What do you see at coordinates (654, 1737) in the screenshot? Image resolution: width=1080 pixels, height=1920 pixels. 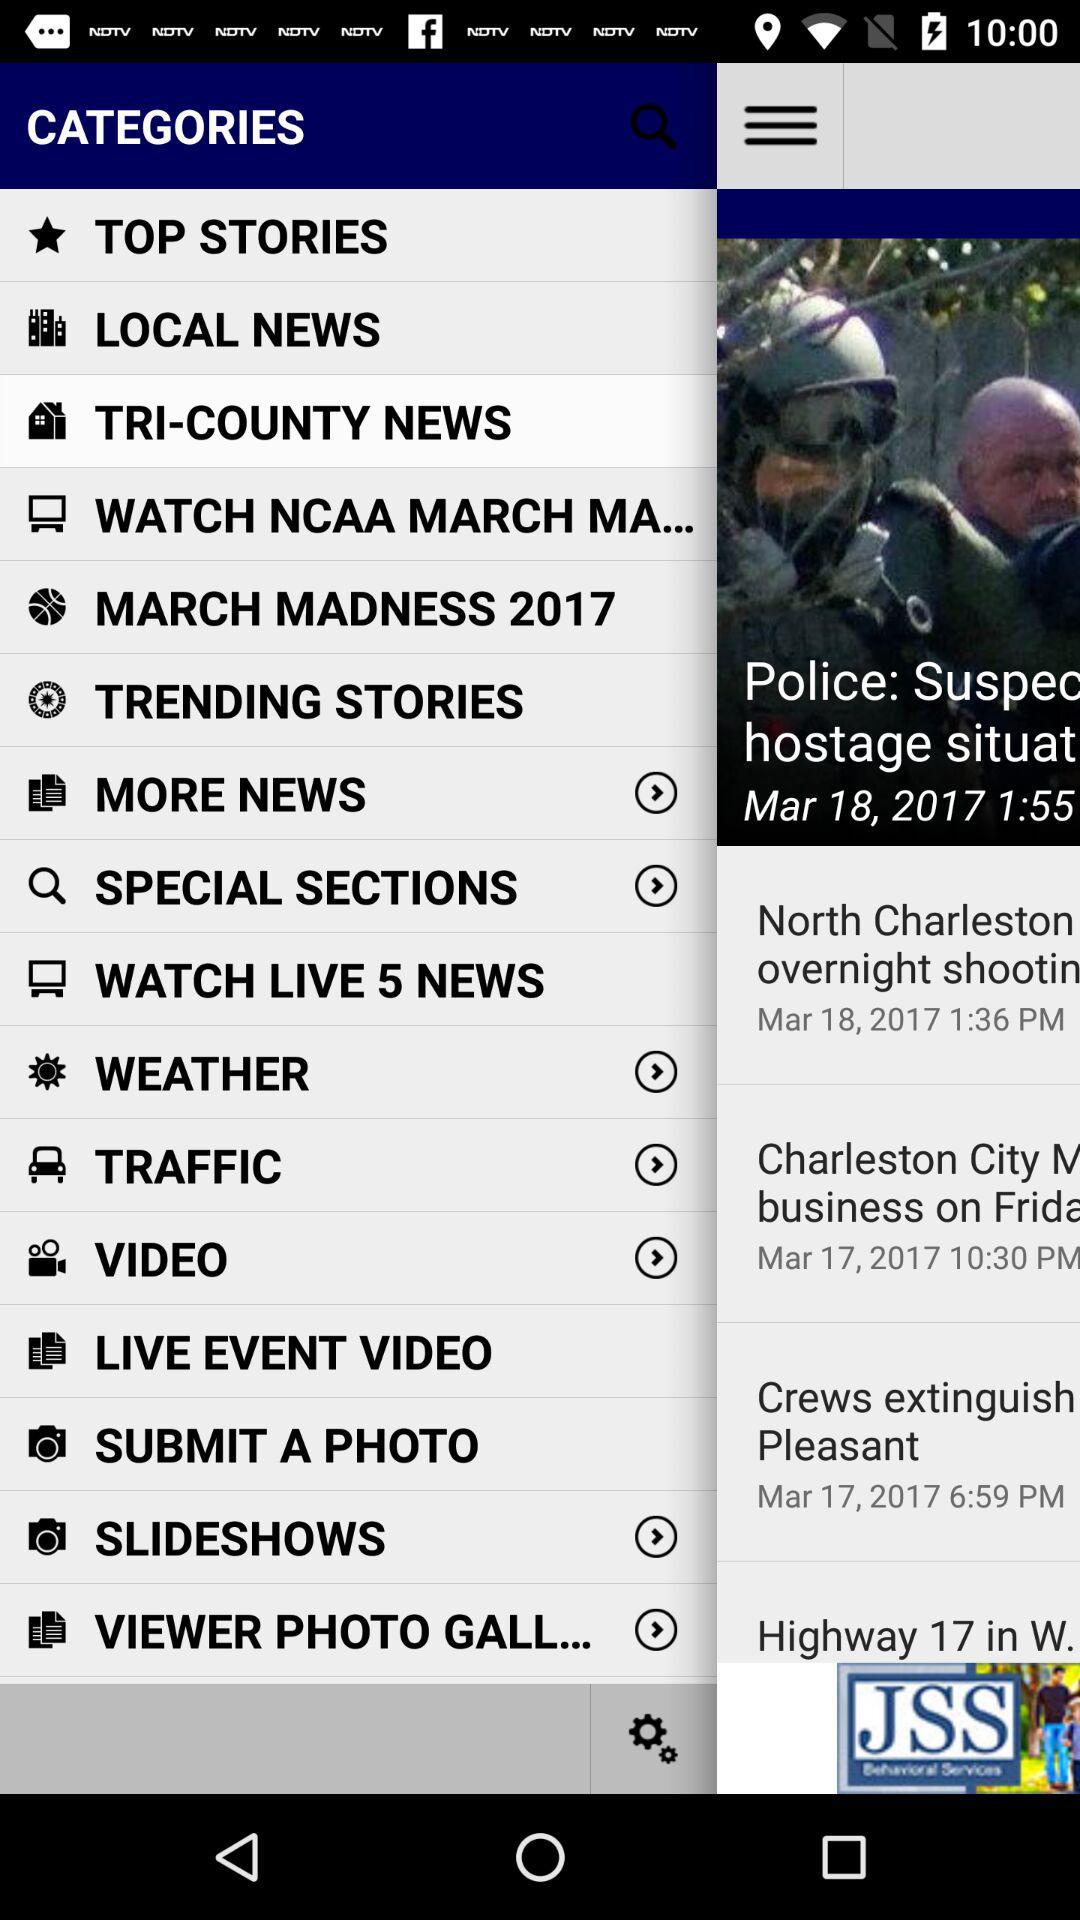 I see `settings` at bounding box center [654, 1737].